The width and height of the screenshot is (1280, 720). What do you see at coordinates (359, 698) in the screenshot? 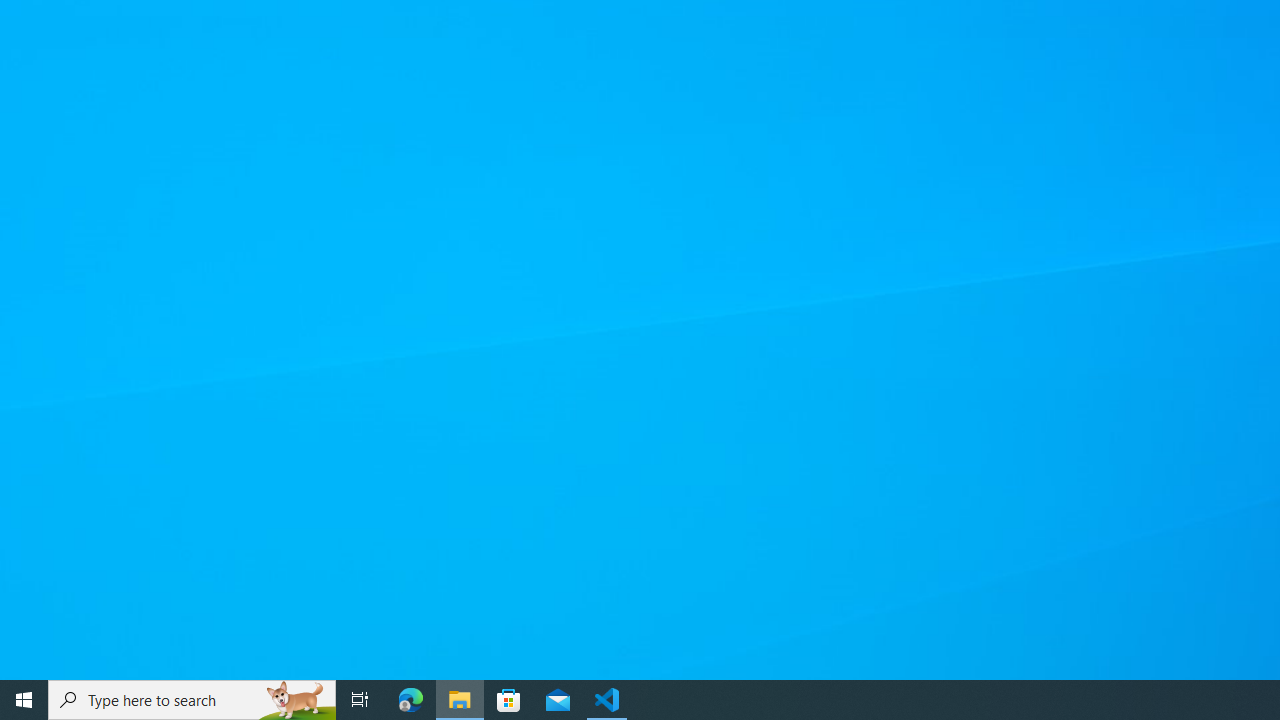
I see `'Task View'` at bounding box center [359, 698].